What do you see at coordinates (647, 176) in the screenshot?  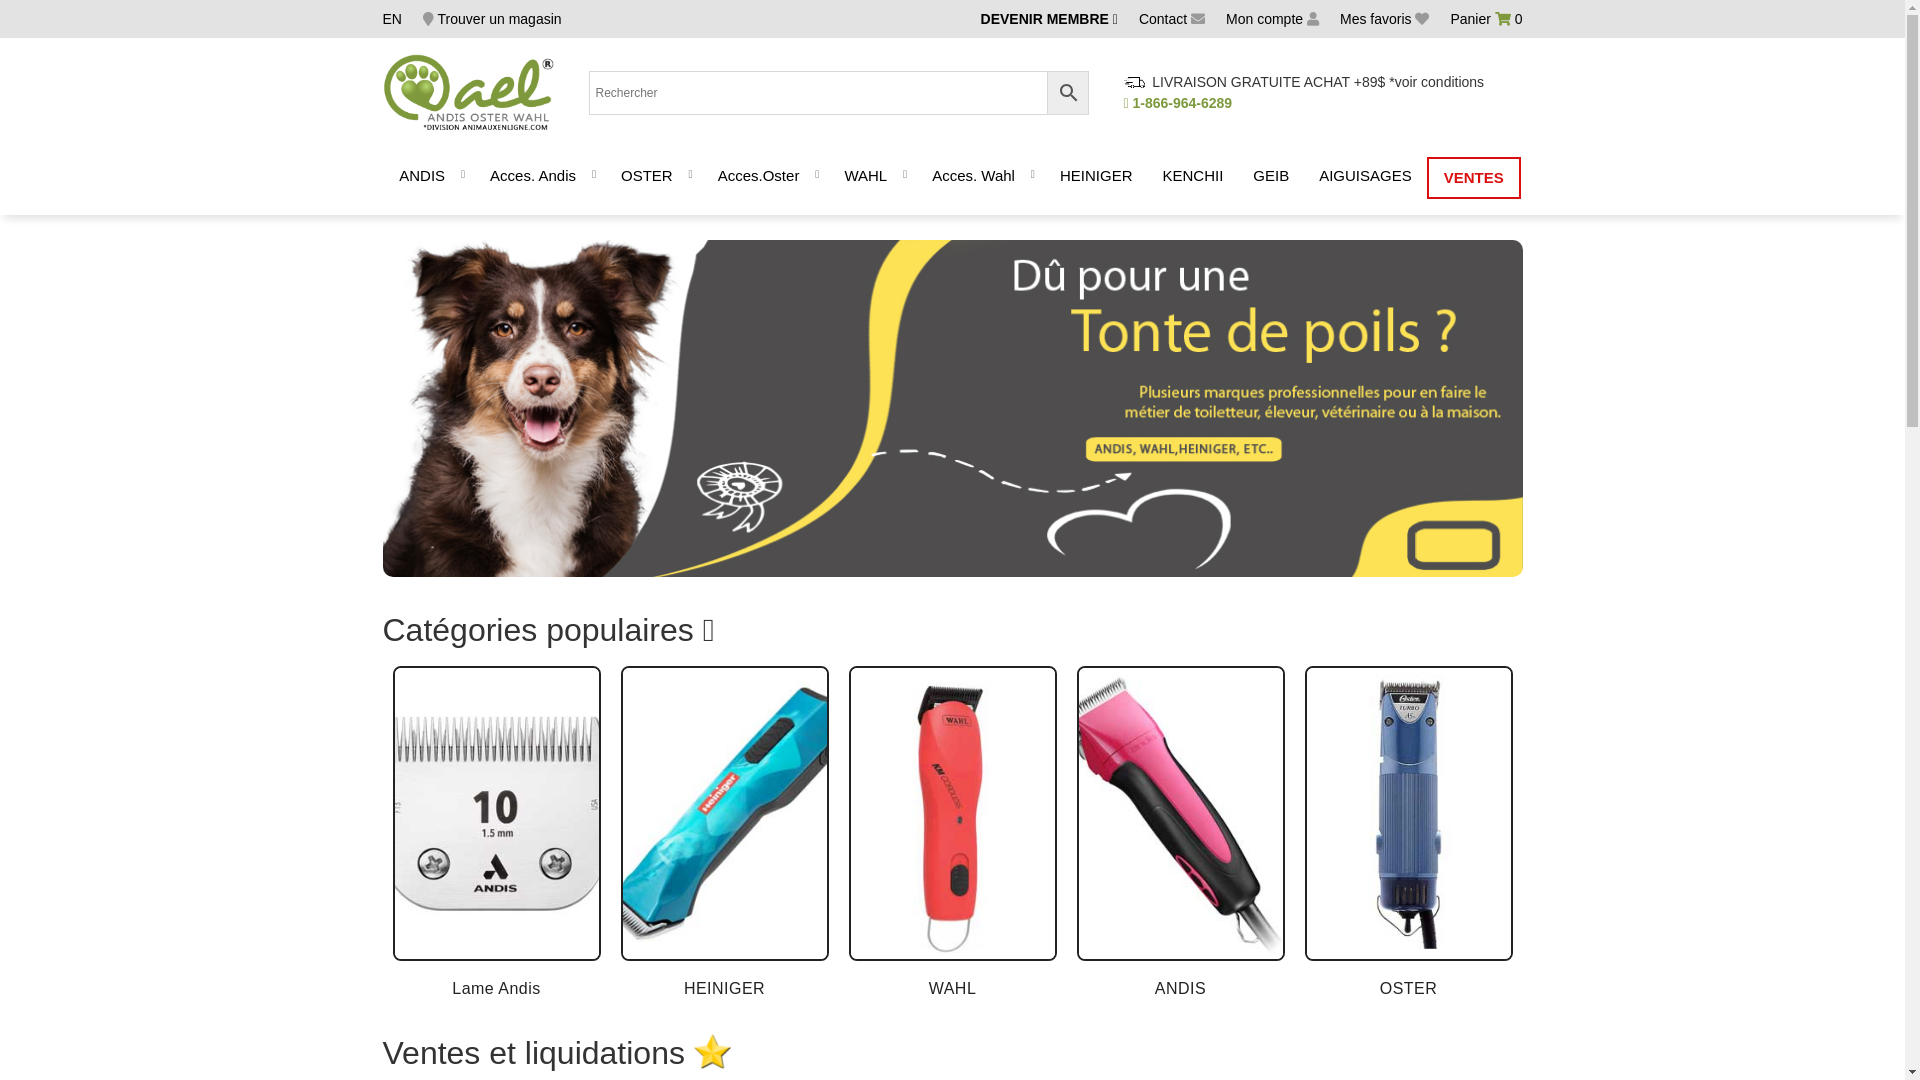 I see `'OSTER'` at bounding box center [647, 176].